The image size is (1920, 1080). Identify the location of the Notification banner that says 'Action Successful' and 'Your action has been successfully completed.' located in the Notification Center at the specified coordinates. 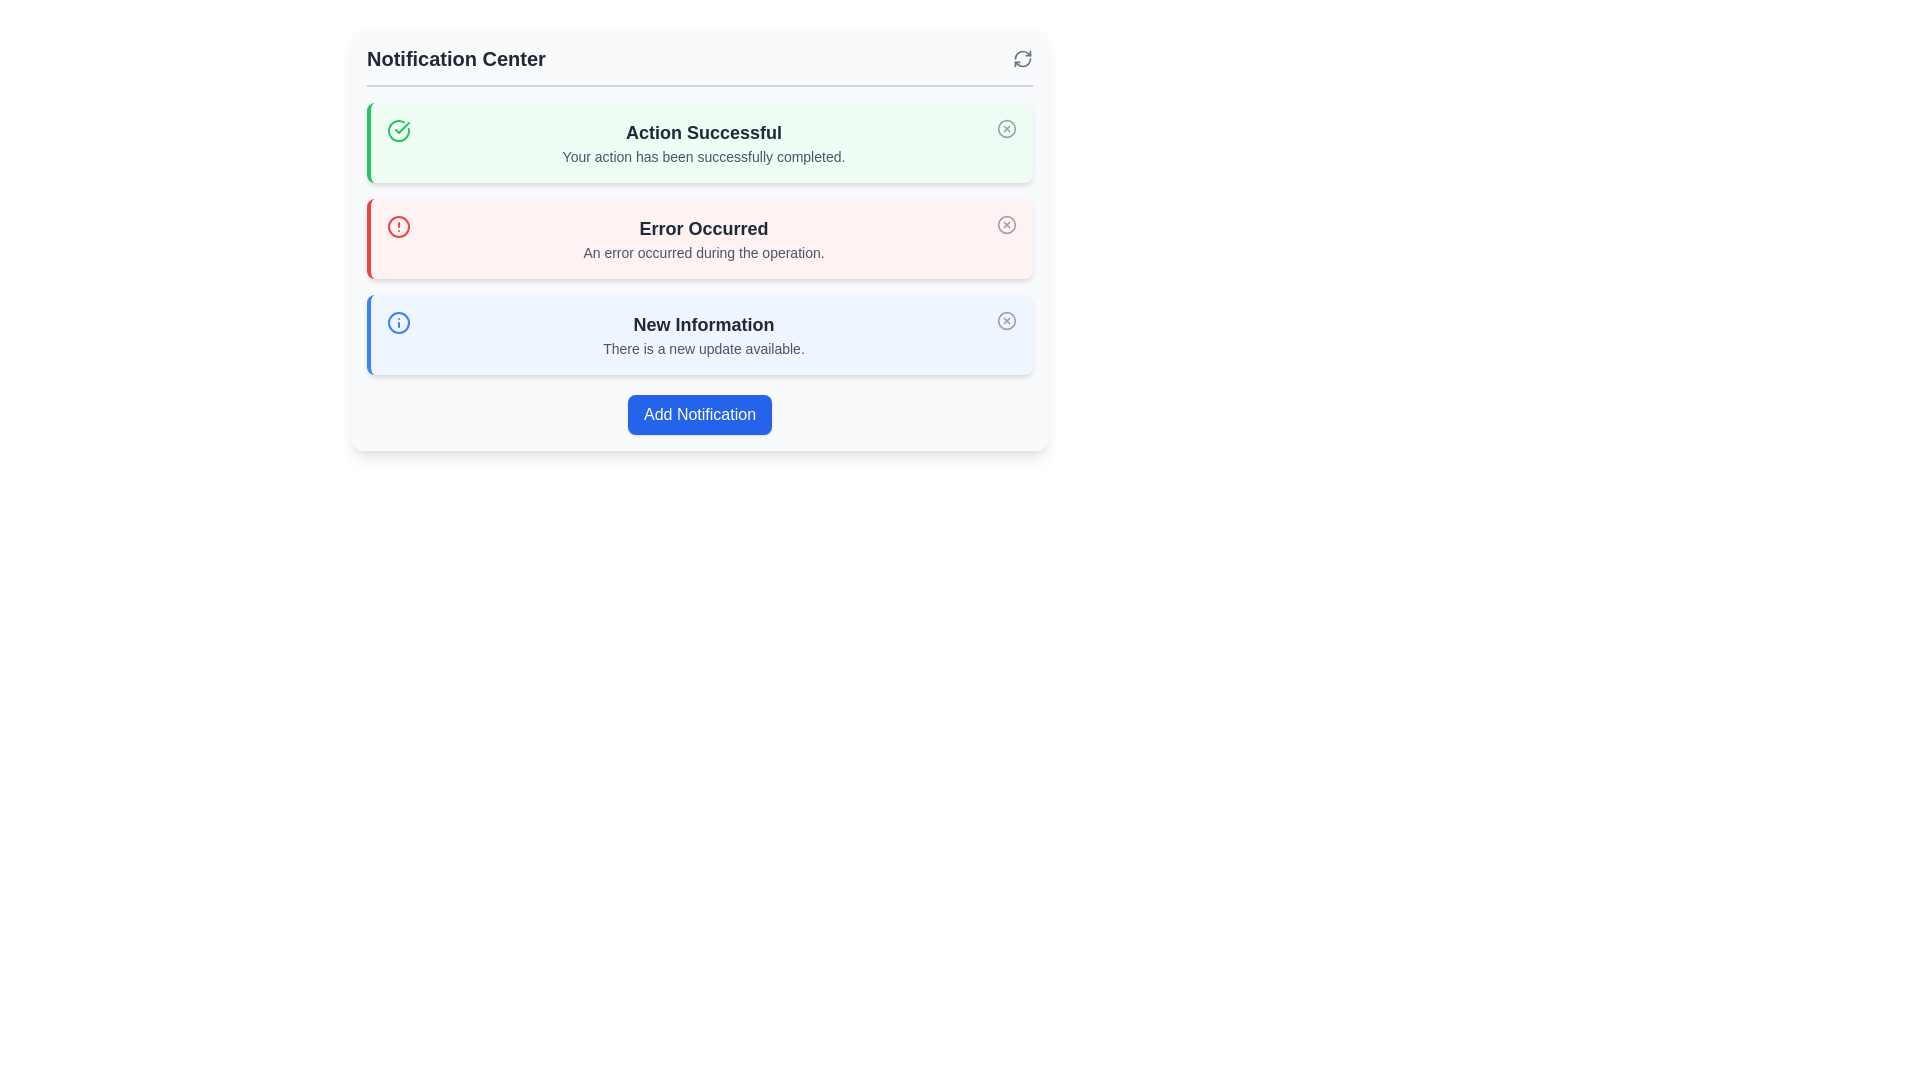
(704, 141).